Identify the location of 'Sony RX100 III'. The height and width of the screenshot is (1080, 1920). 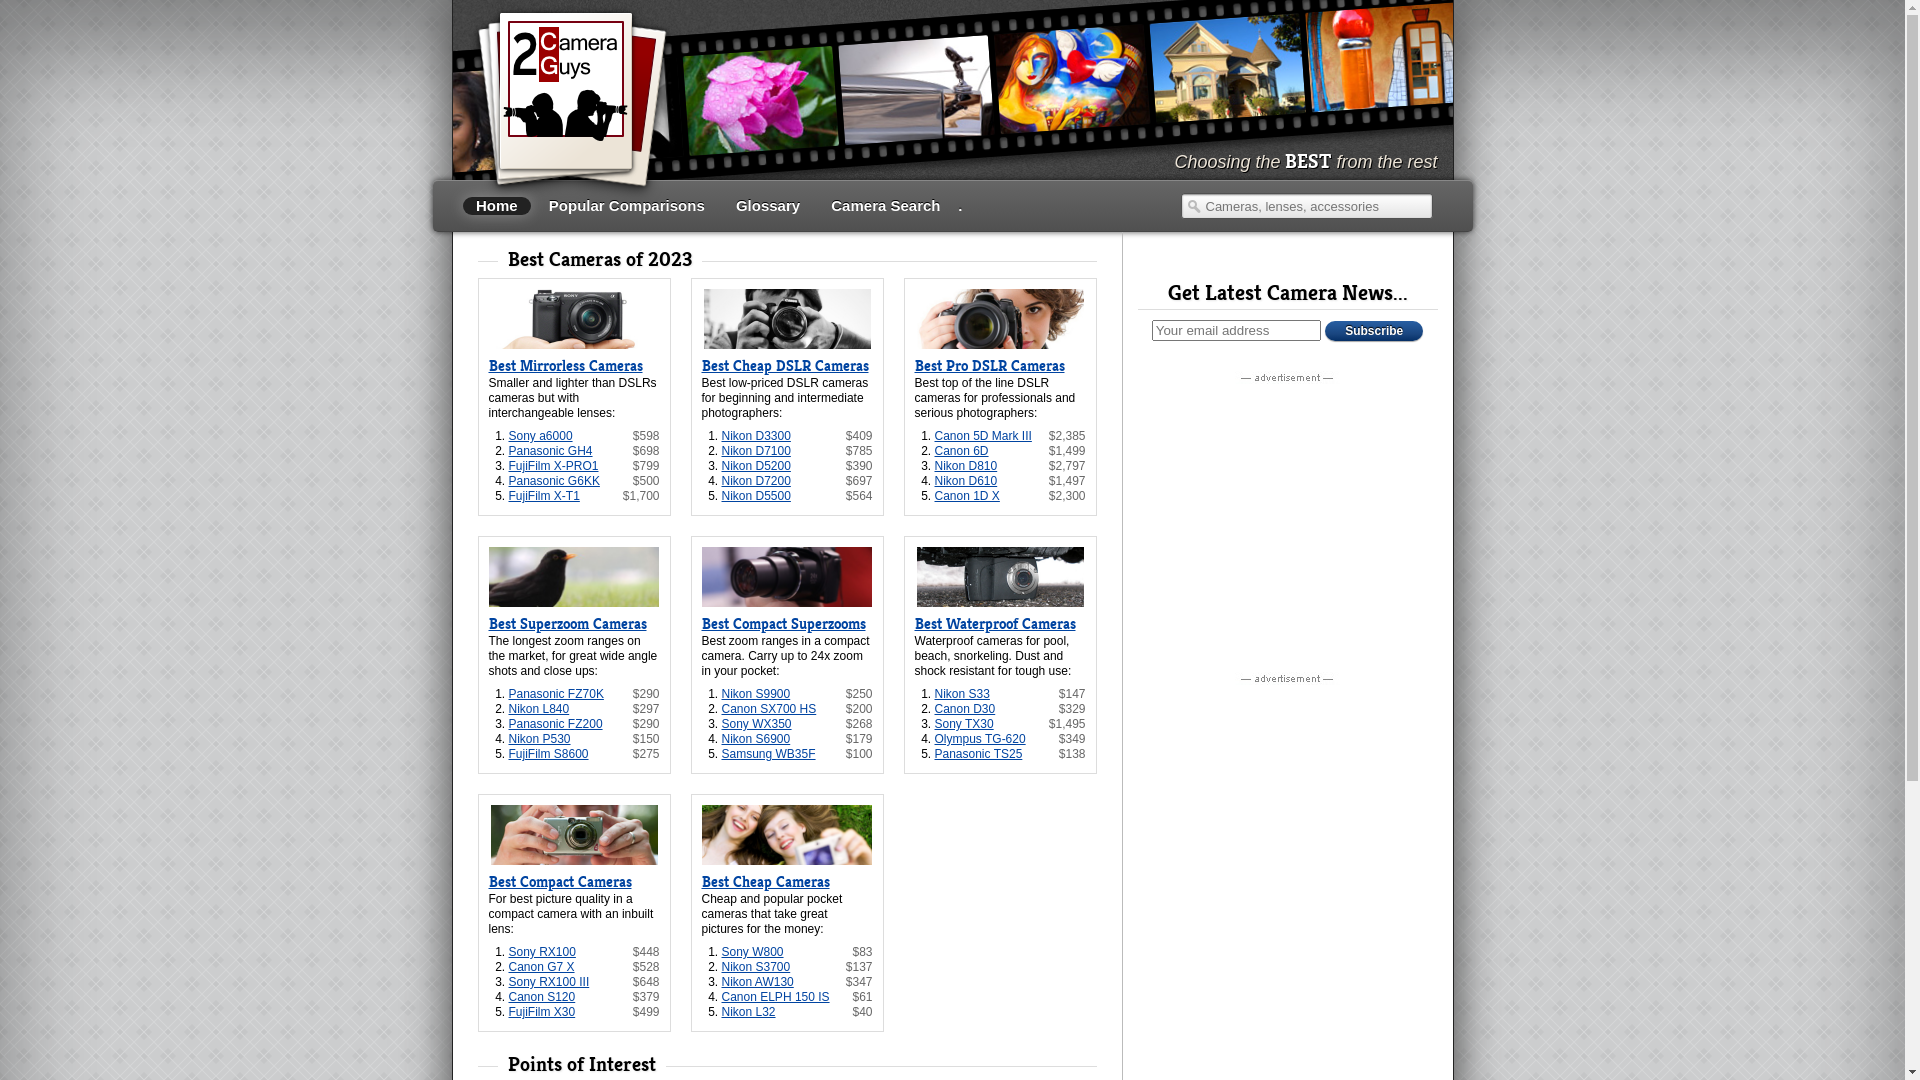
(548, 981).